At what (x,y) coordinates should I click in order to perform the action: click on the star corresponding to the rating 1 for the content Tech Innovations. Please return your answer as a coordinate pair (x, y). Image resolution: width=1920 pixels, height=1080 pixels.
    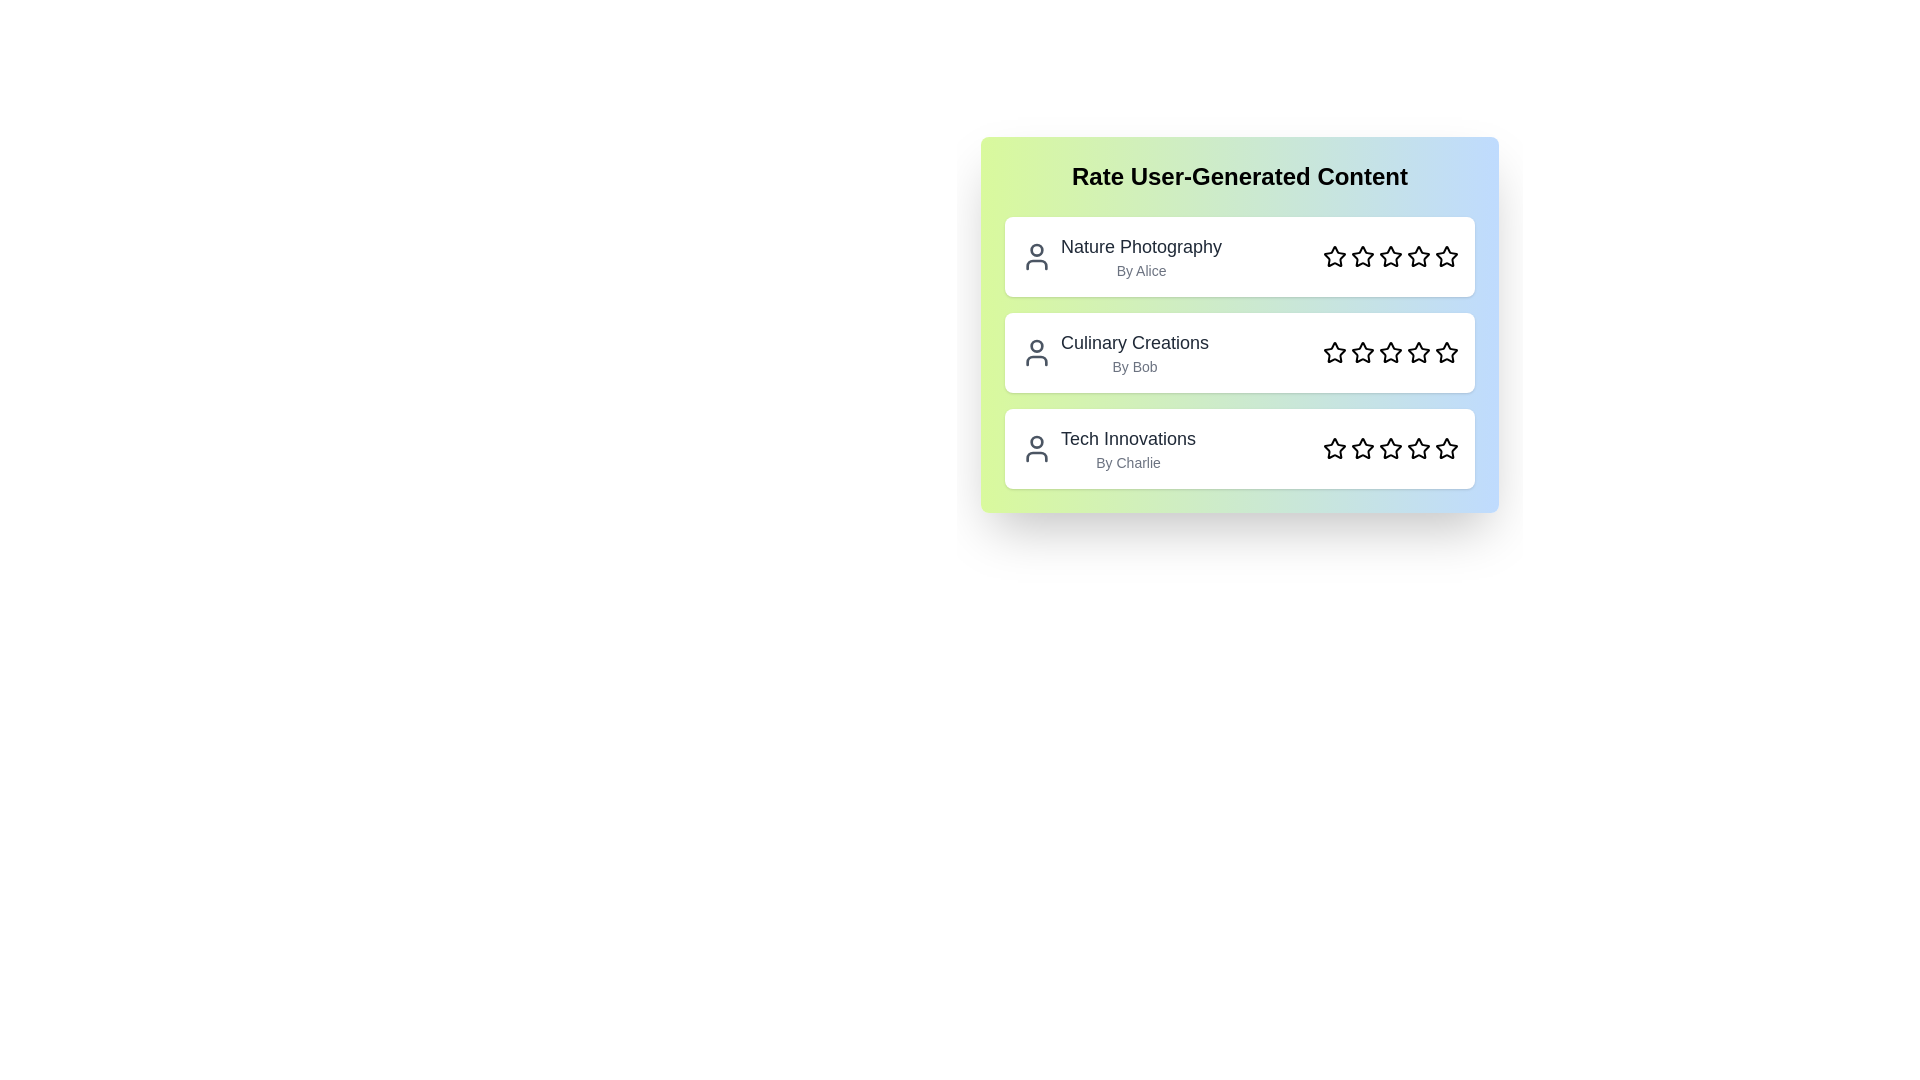
    Looking at the image, I should click on (1334, 447).